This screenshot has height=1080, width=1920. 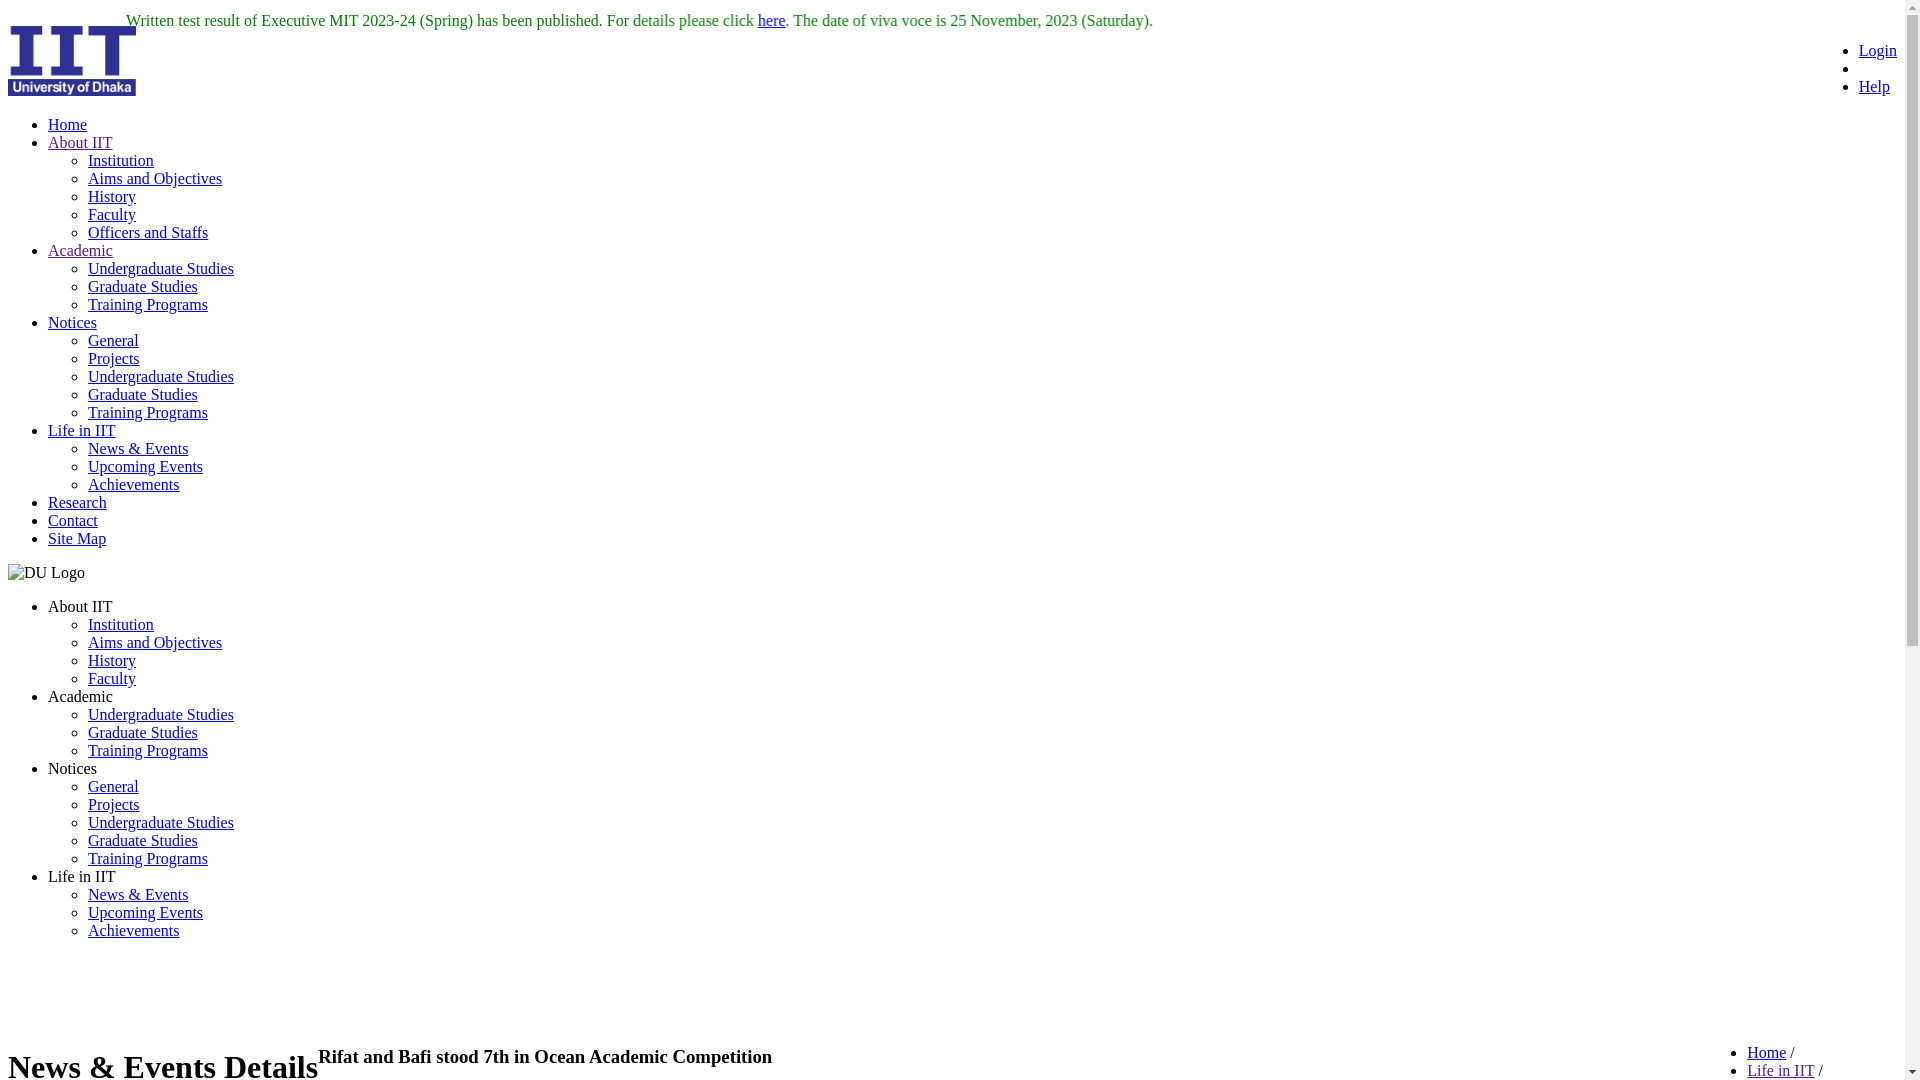 What do you see at coordinates (113, 803) in the screenshot?
I see `'Projects'` at bounding box center [113, 803].